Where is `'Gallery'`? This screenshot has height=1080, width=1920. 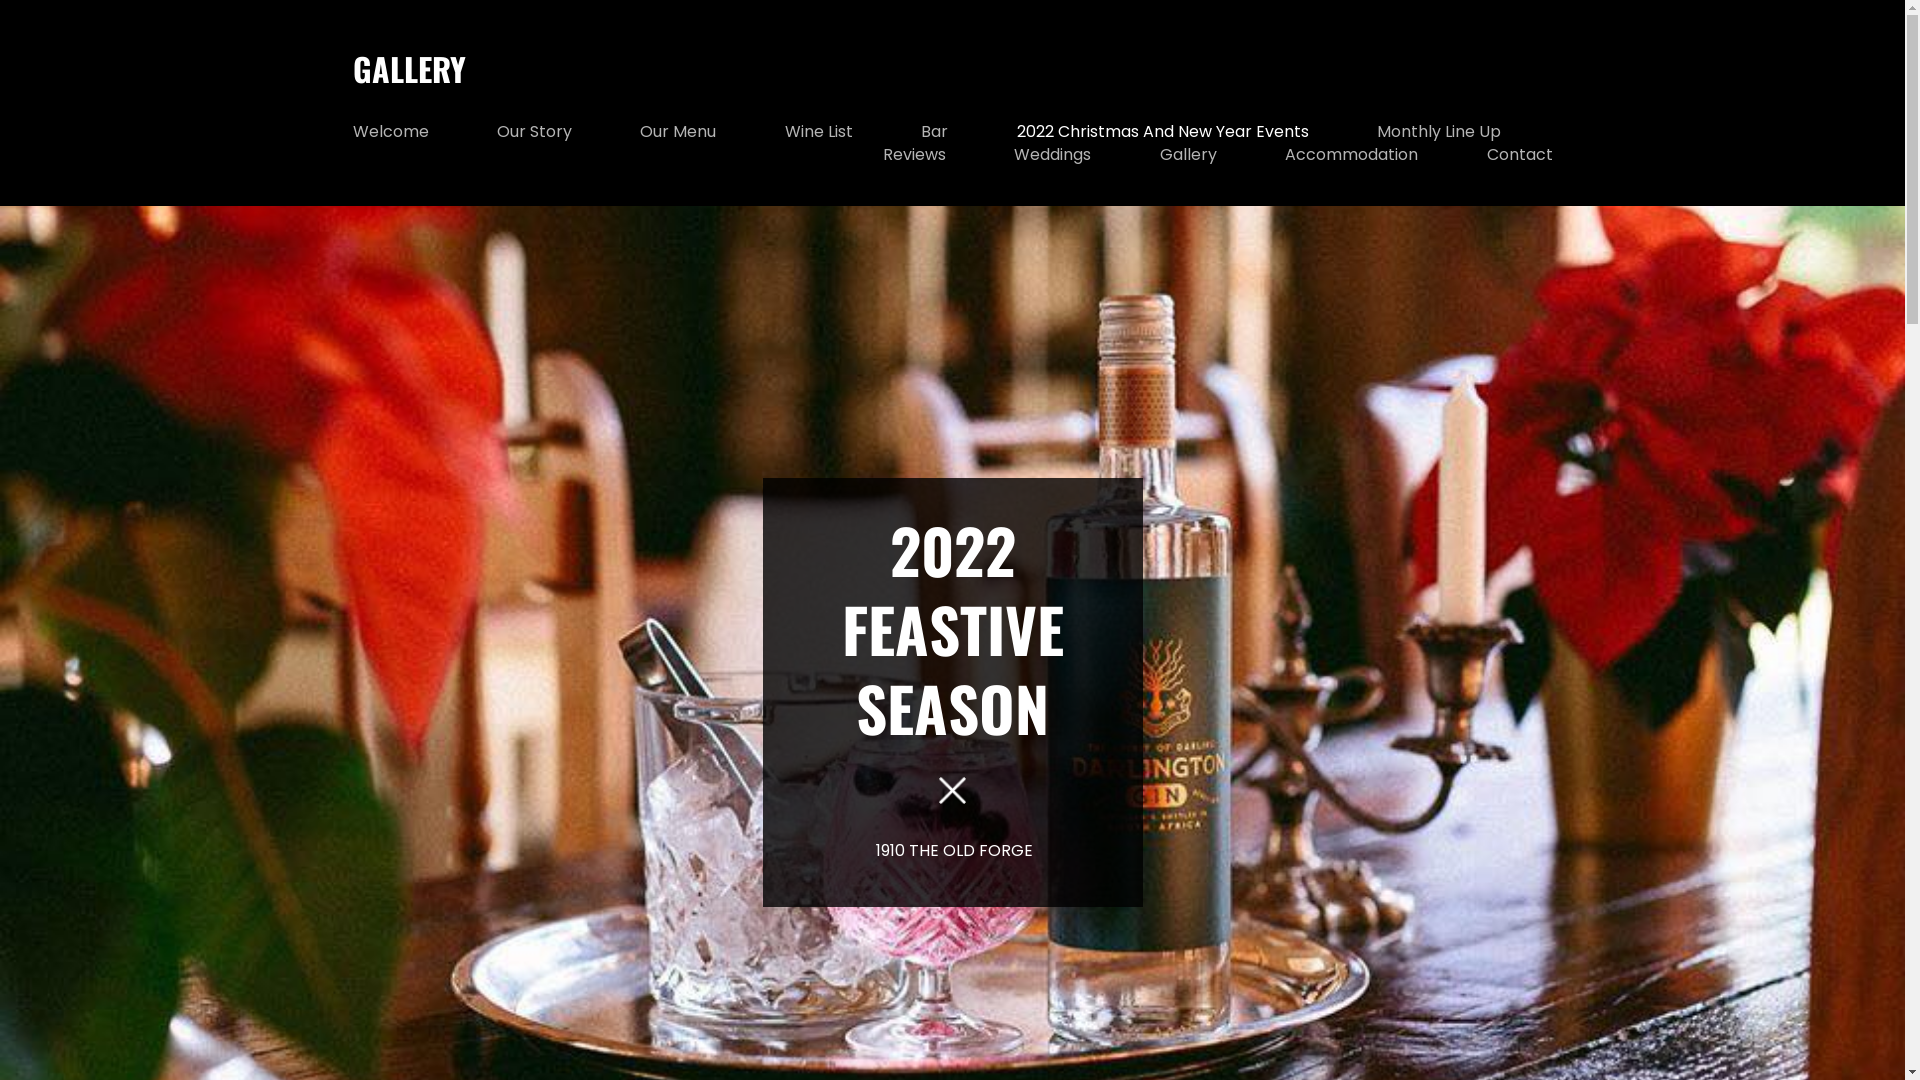 'Gallery' is located at coordinates (1188, 153).